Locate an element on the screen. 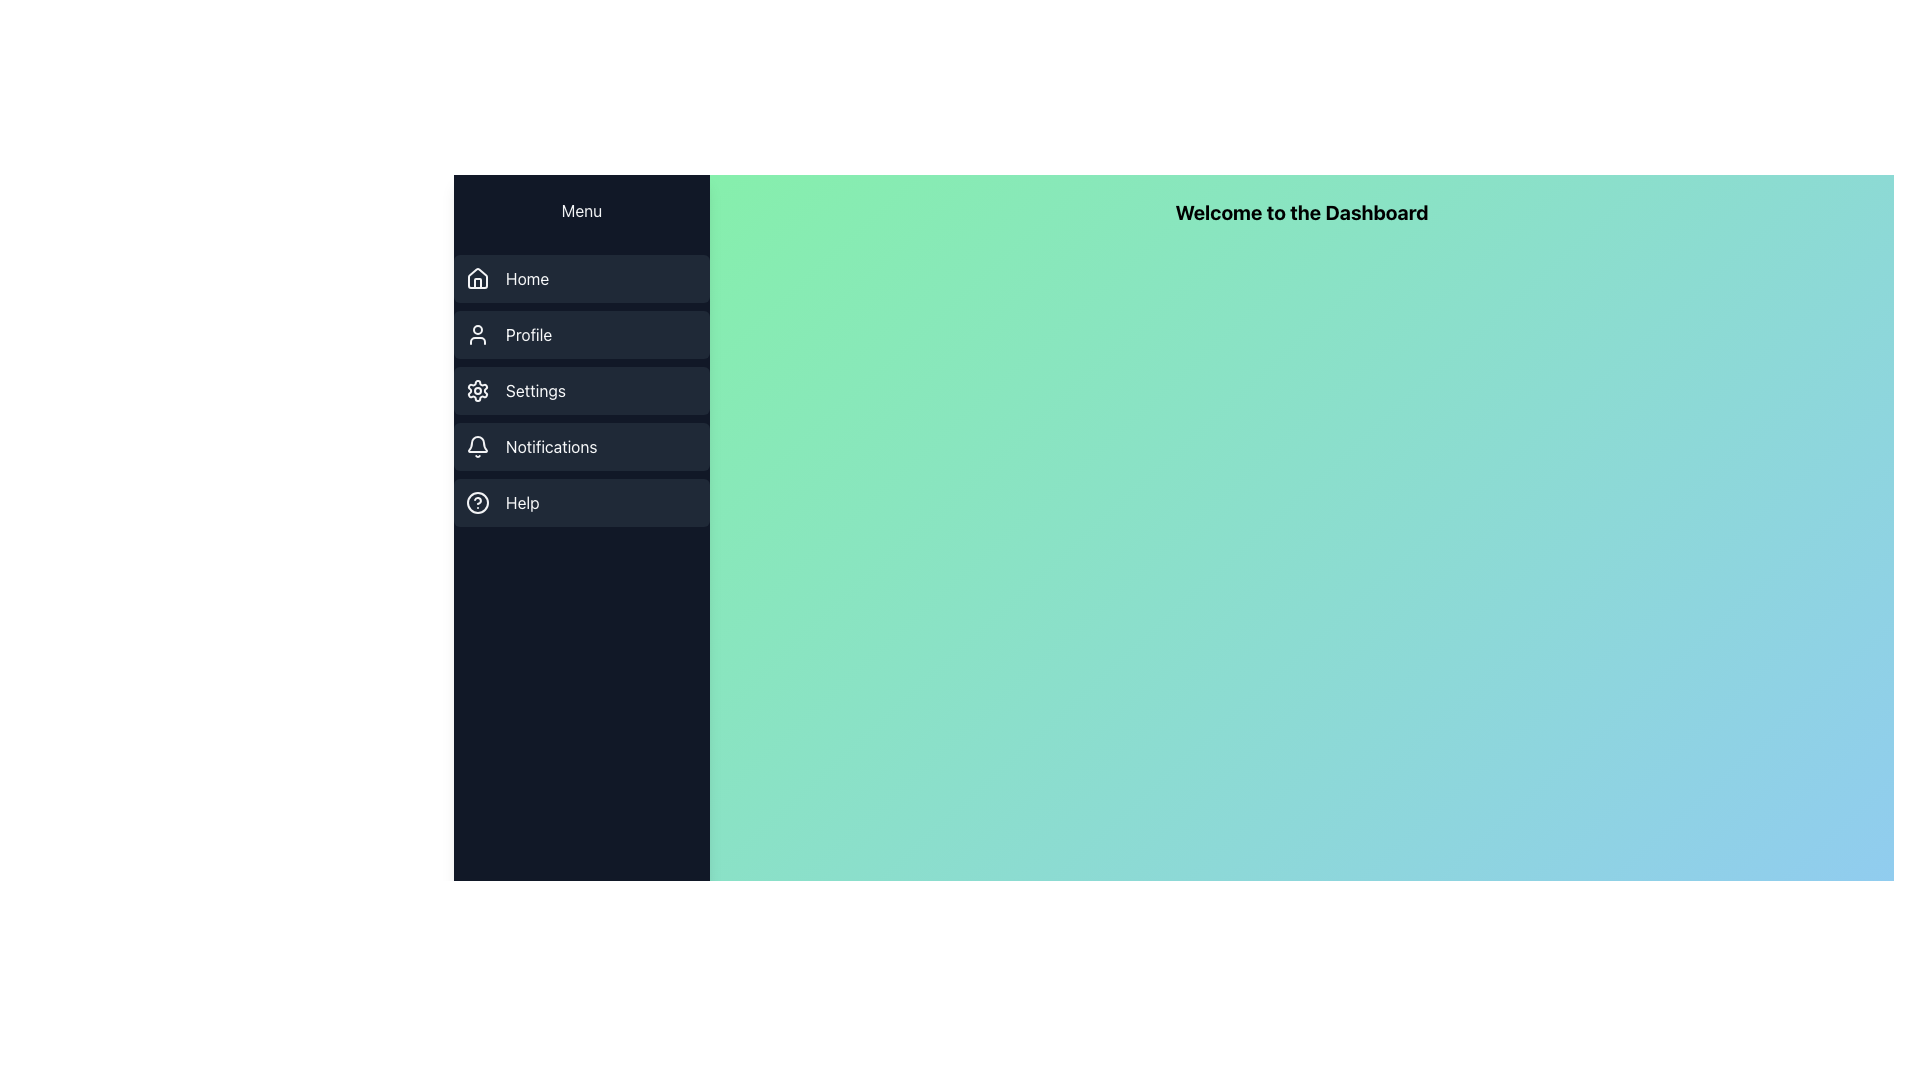  the 'Profile' text label in the navigation menu, which is the second item from the top in the left sidebar is located at coordinates (529, 334).